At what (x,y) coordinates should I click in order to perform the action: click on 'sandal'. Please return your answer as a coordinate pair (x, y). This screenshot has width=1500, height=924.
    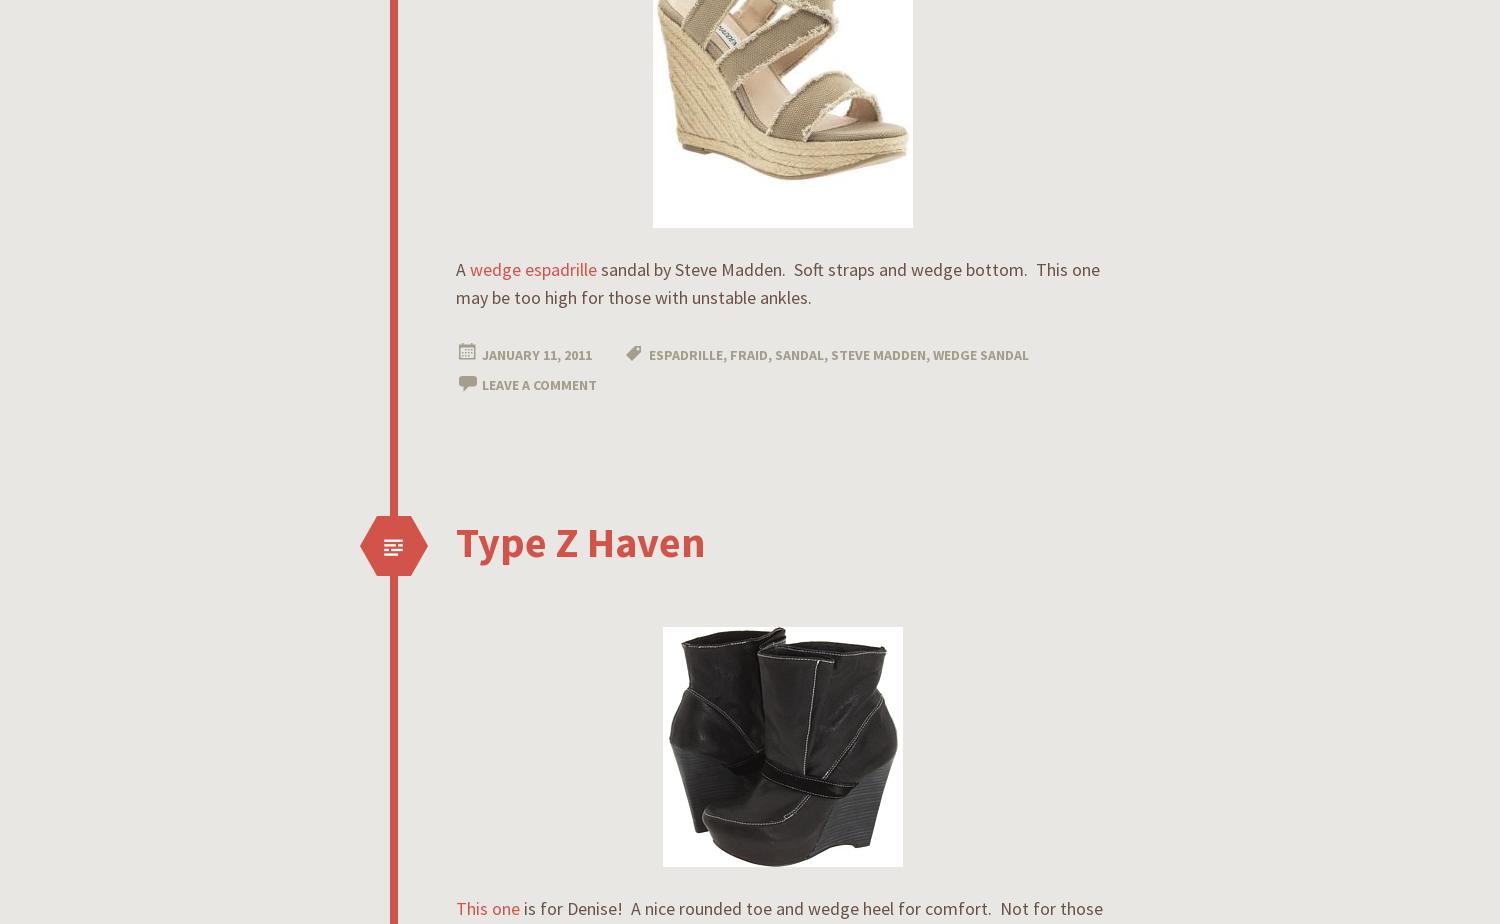
    Looking at the image, I should click on (775, 355).